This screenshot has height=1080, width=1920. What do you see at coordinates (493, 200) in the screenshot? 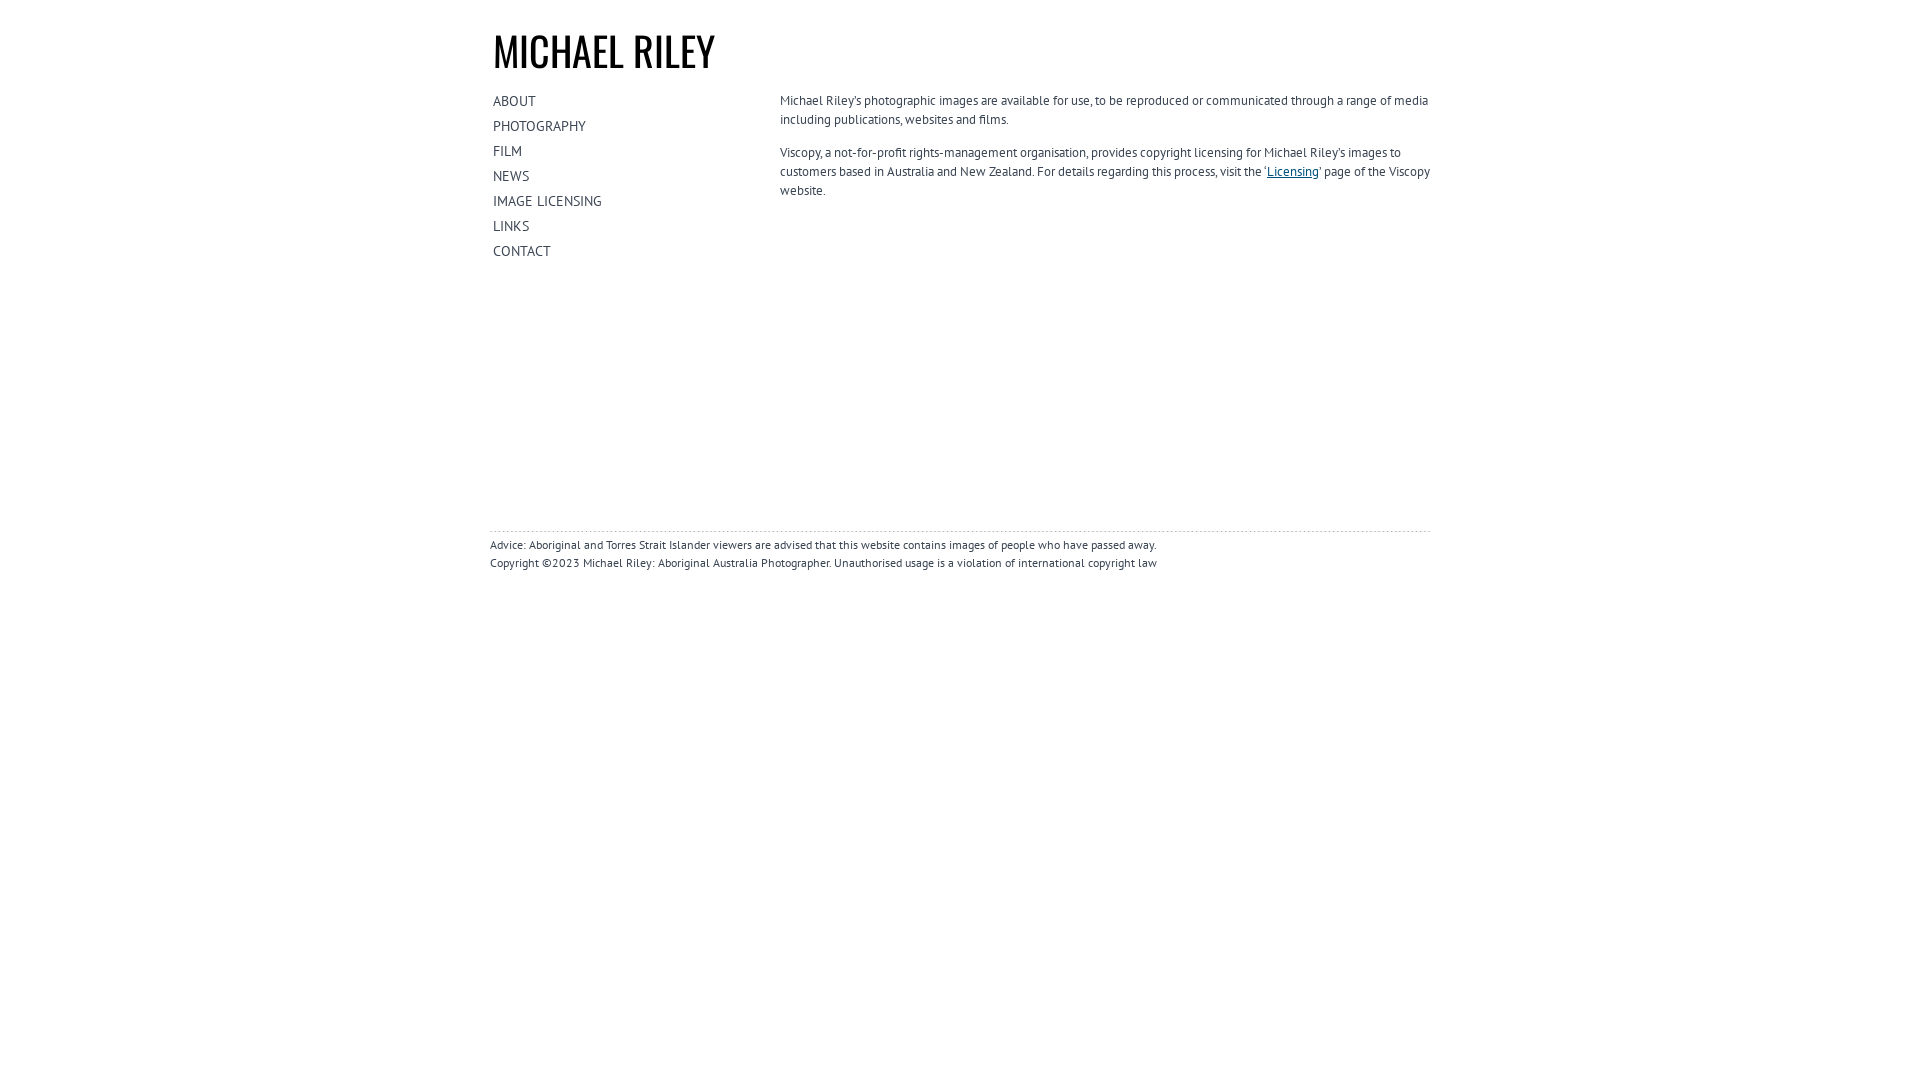
I see `'IMAGE LICENSING'` at bounding box center [493, 200].